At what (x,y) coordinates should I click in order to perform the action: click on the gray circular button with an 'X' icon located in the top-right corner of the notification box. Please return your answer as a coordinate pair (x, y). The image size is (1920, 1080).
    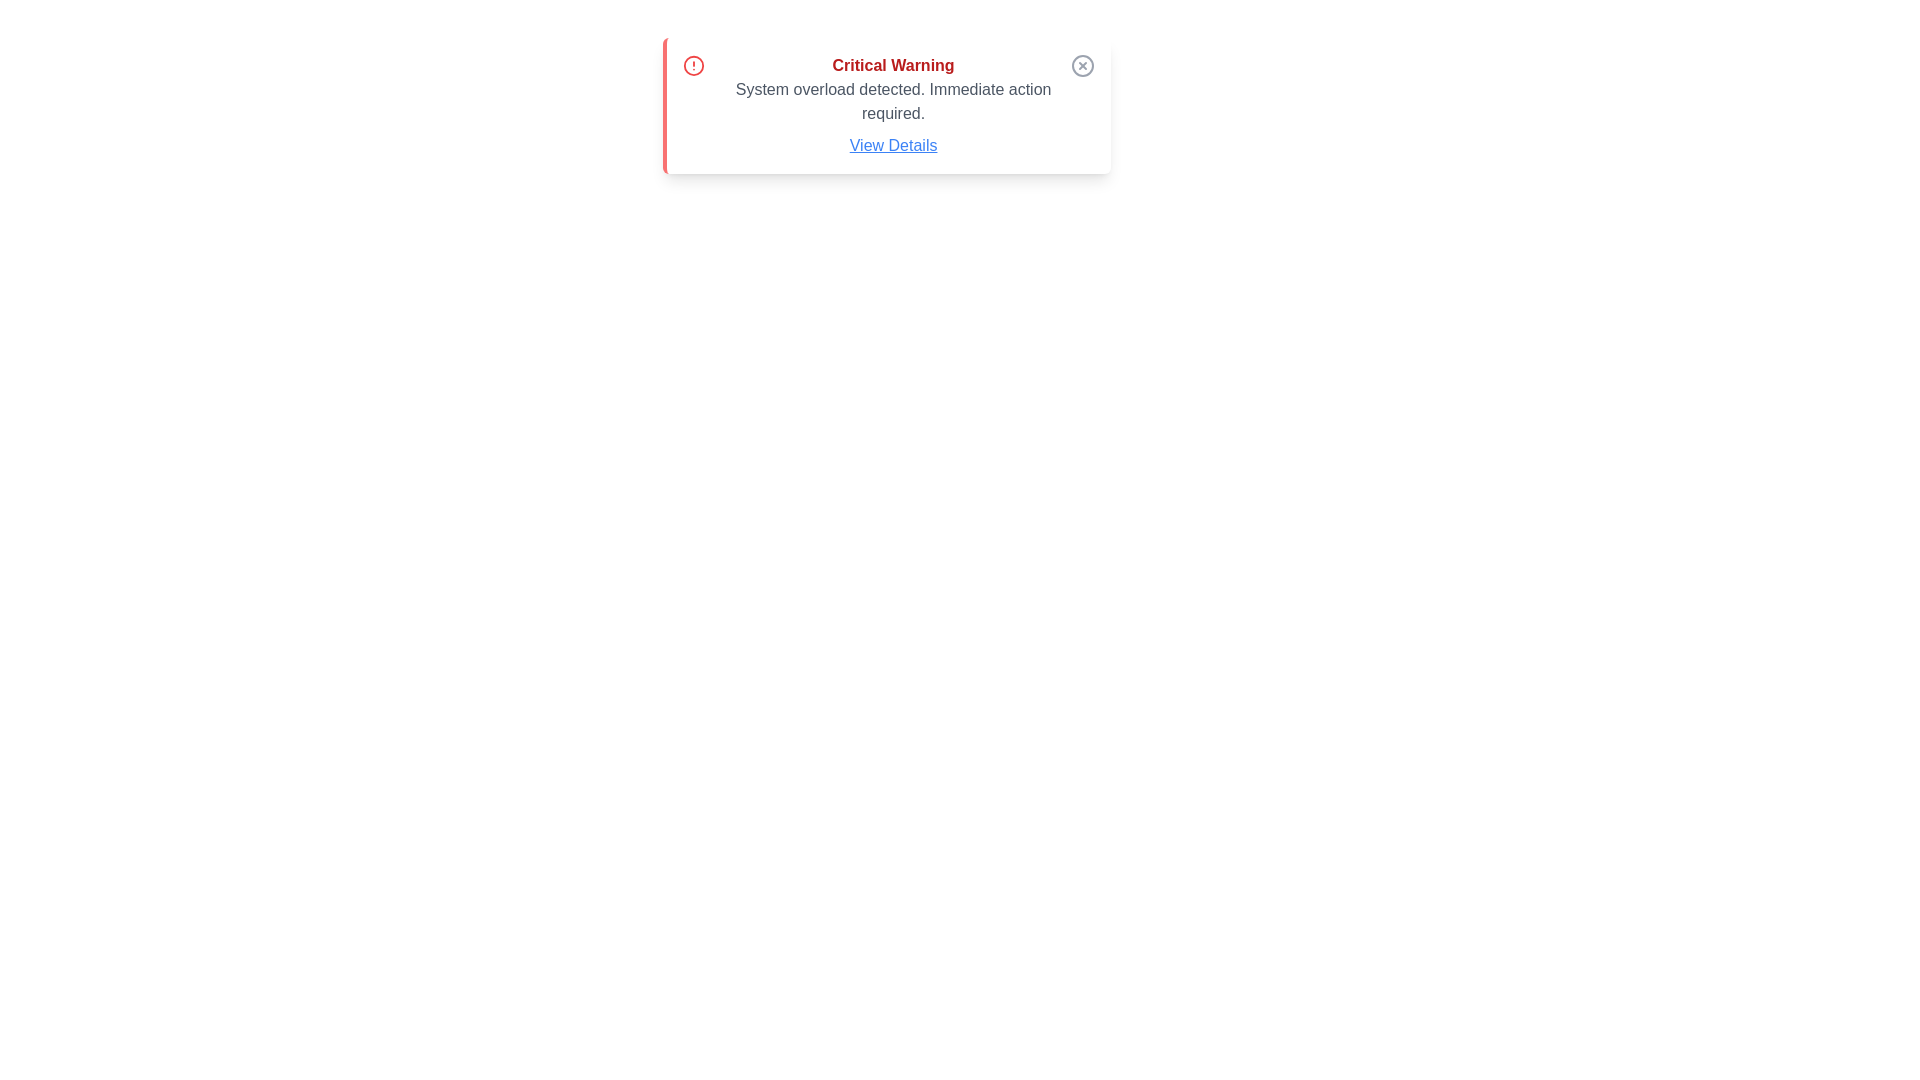
    Looking at the image, I should click on (1081, 64).